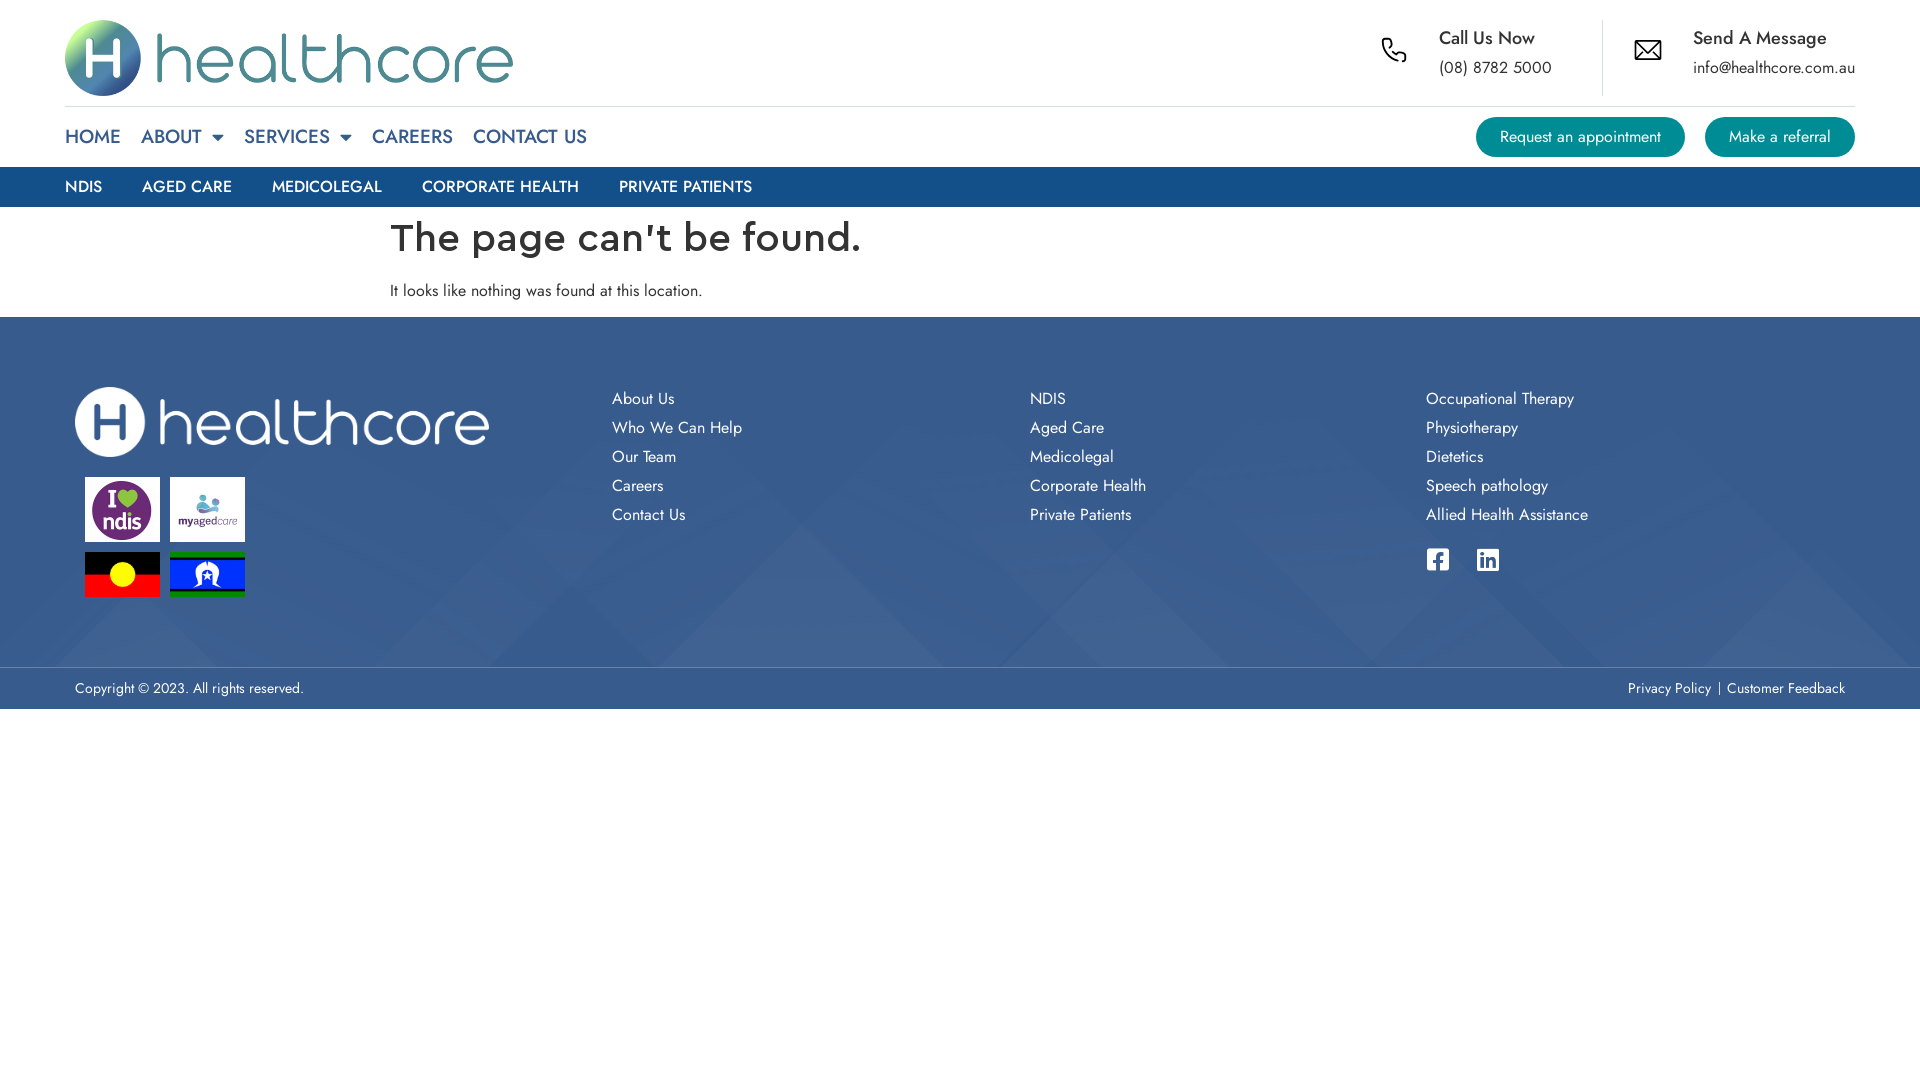 The image size is (1920, 1080). What do you see at coordinates (91, 136) in the screenshot?
I see `'HOME'` at bounding box center [91, 136].